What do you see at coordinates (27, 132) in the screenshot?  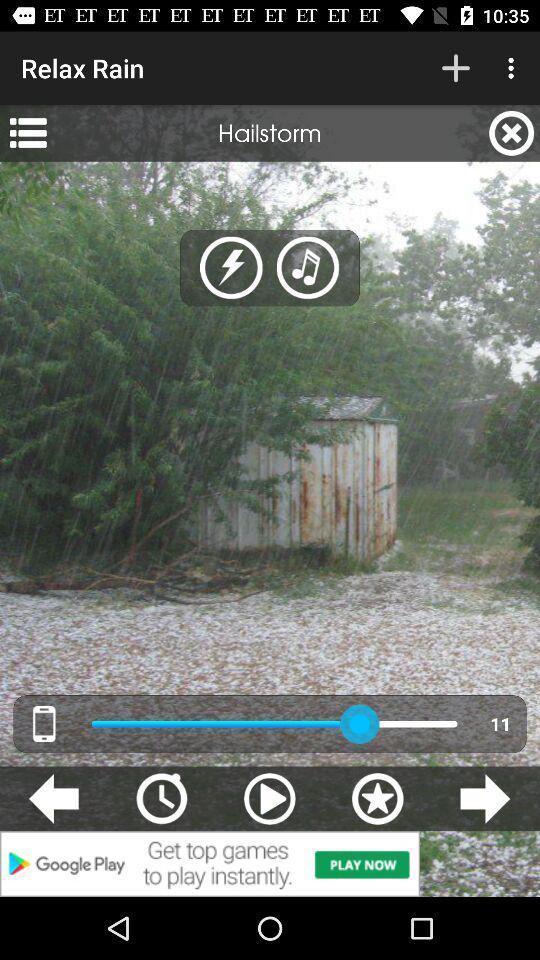 I see `the icon to the left of hailstorm app` at bounding box center [27, 132].